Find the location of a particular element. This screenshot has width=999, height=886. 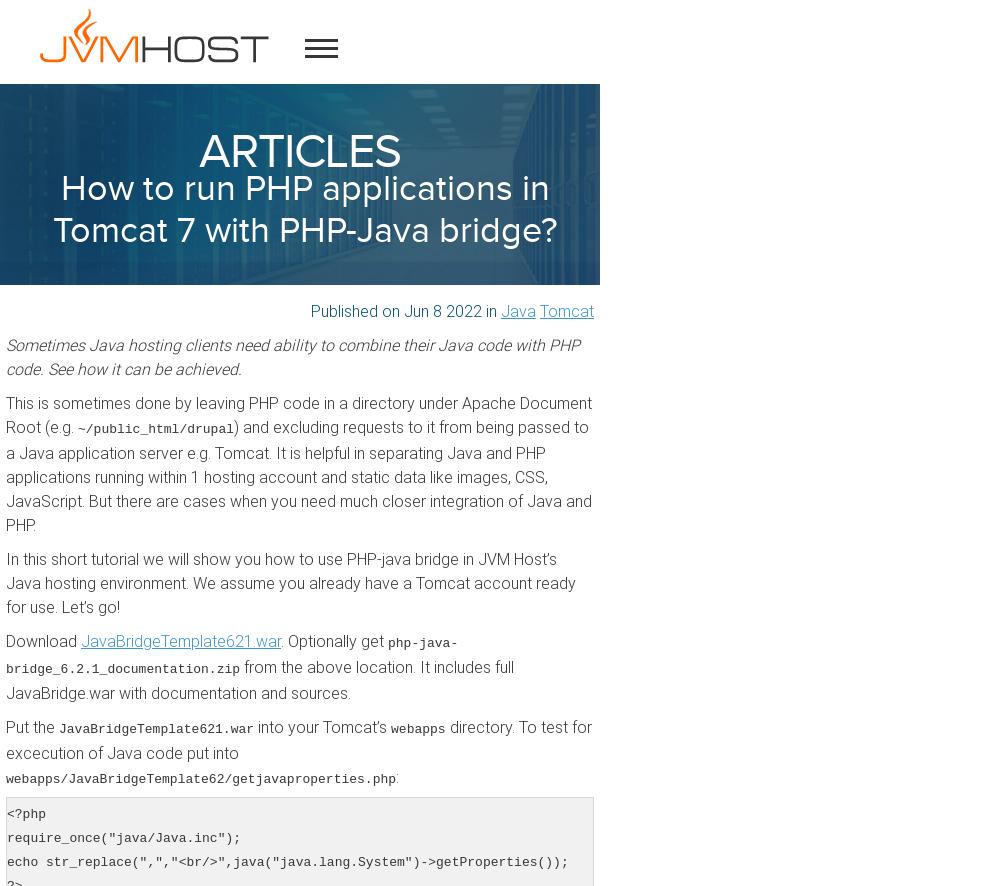

'In this short tutorial we will show you how to use PHP-java bridge in JVM Host’s Java hosting environment. We assume you already have a Tomcat account ready for use. Let’s go!' is located at coordinates (290, 582).